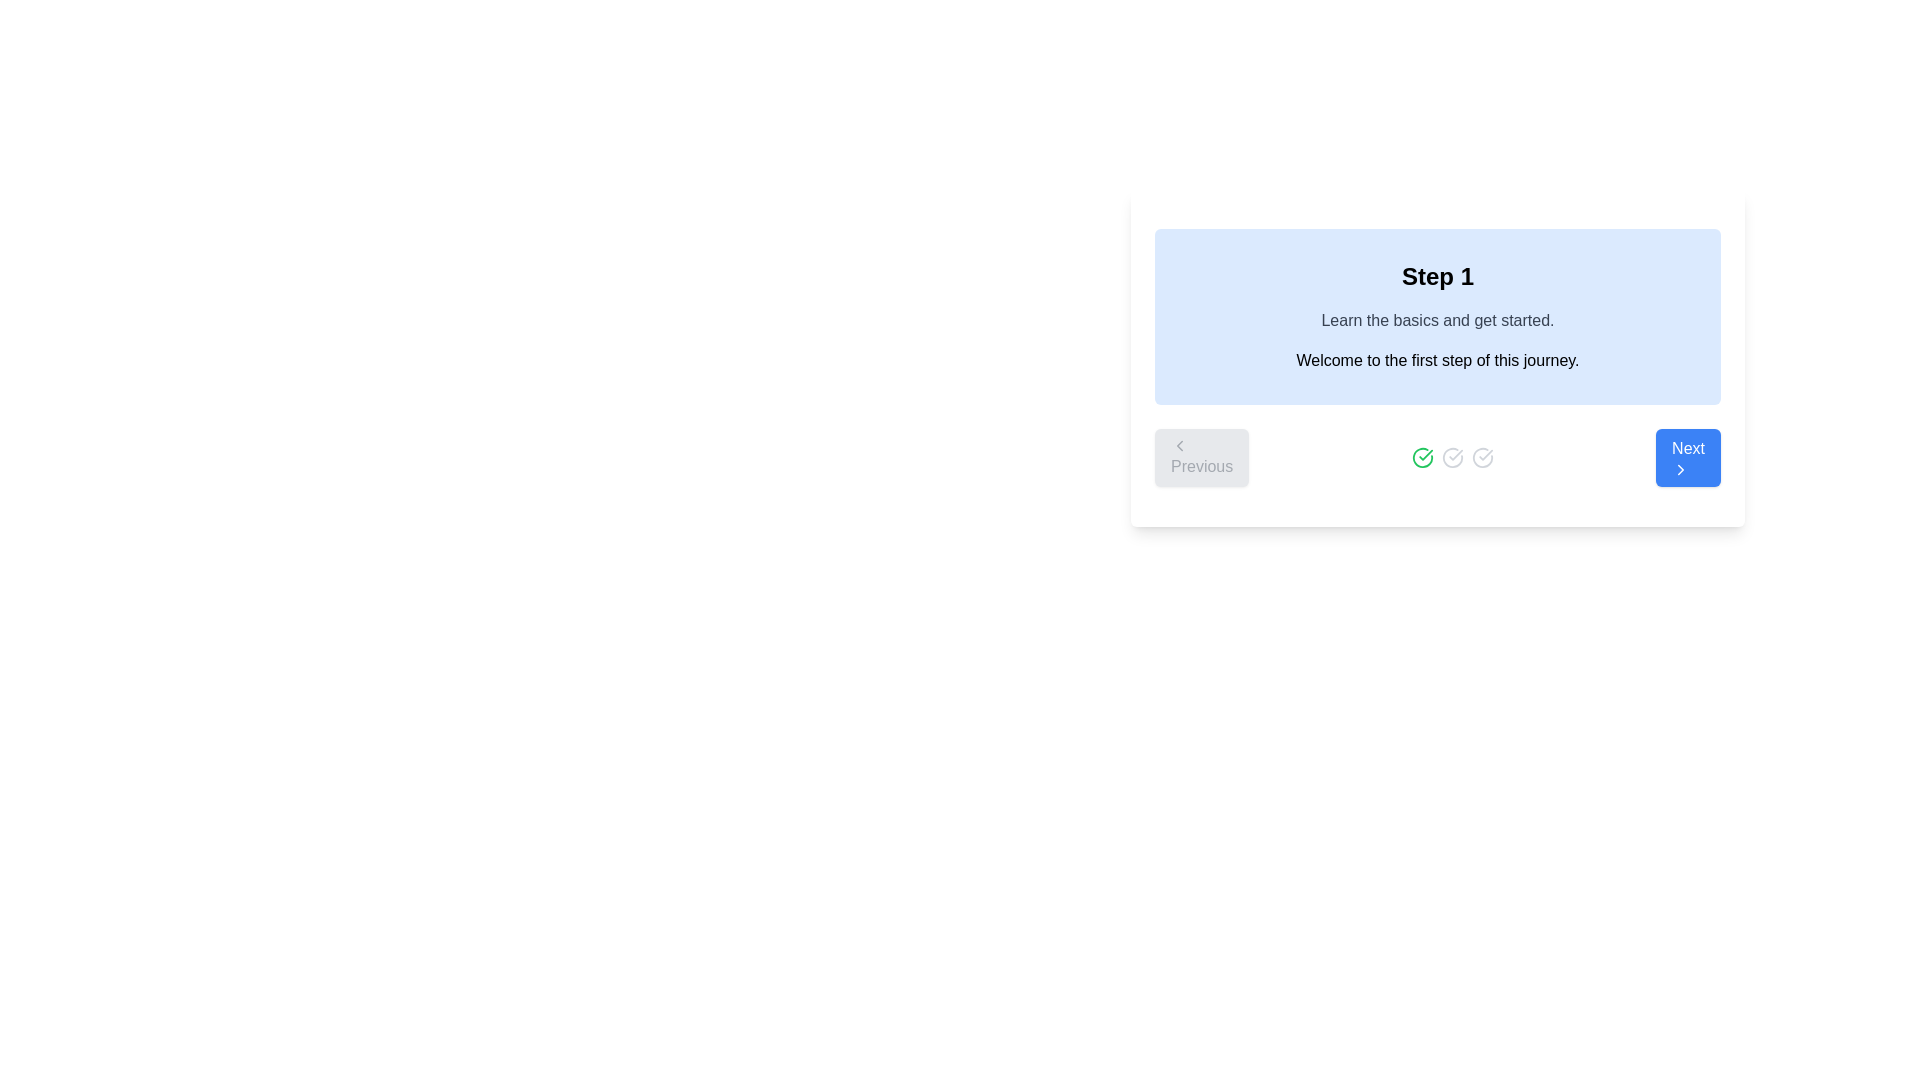 The height and width of the screenshot is (1080, 1920). I want to click on the static text element that reads 'Welcome to the first step of this journey.', which is styled with a standard font and contained within a light blue background box with rounded corners, so click(1437, 361).